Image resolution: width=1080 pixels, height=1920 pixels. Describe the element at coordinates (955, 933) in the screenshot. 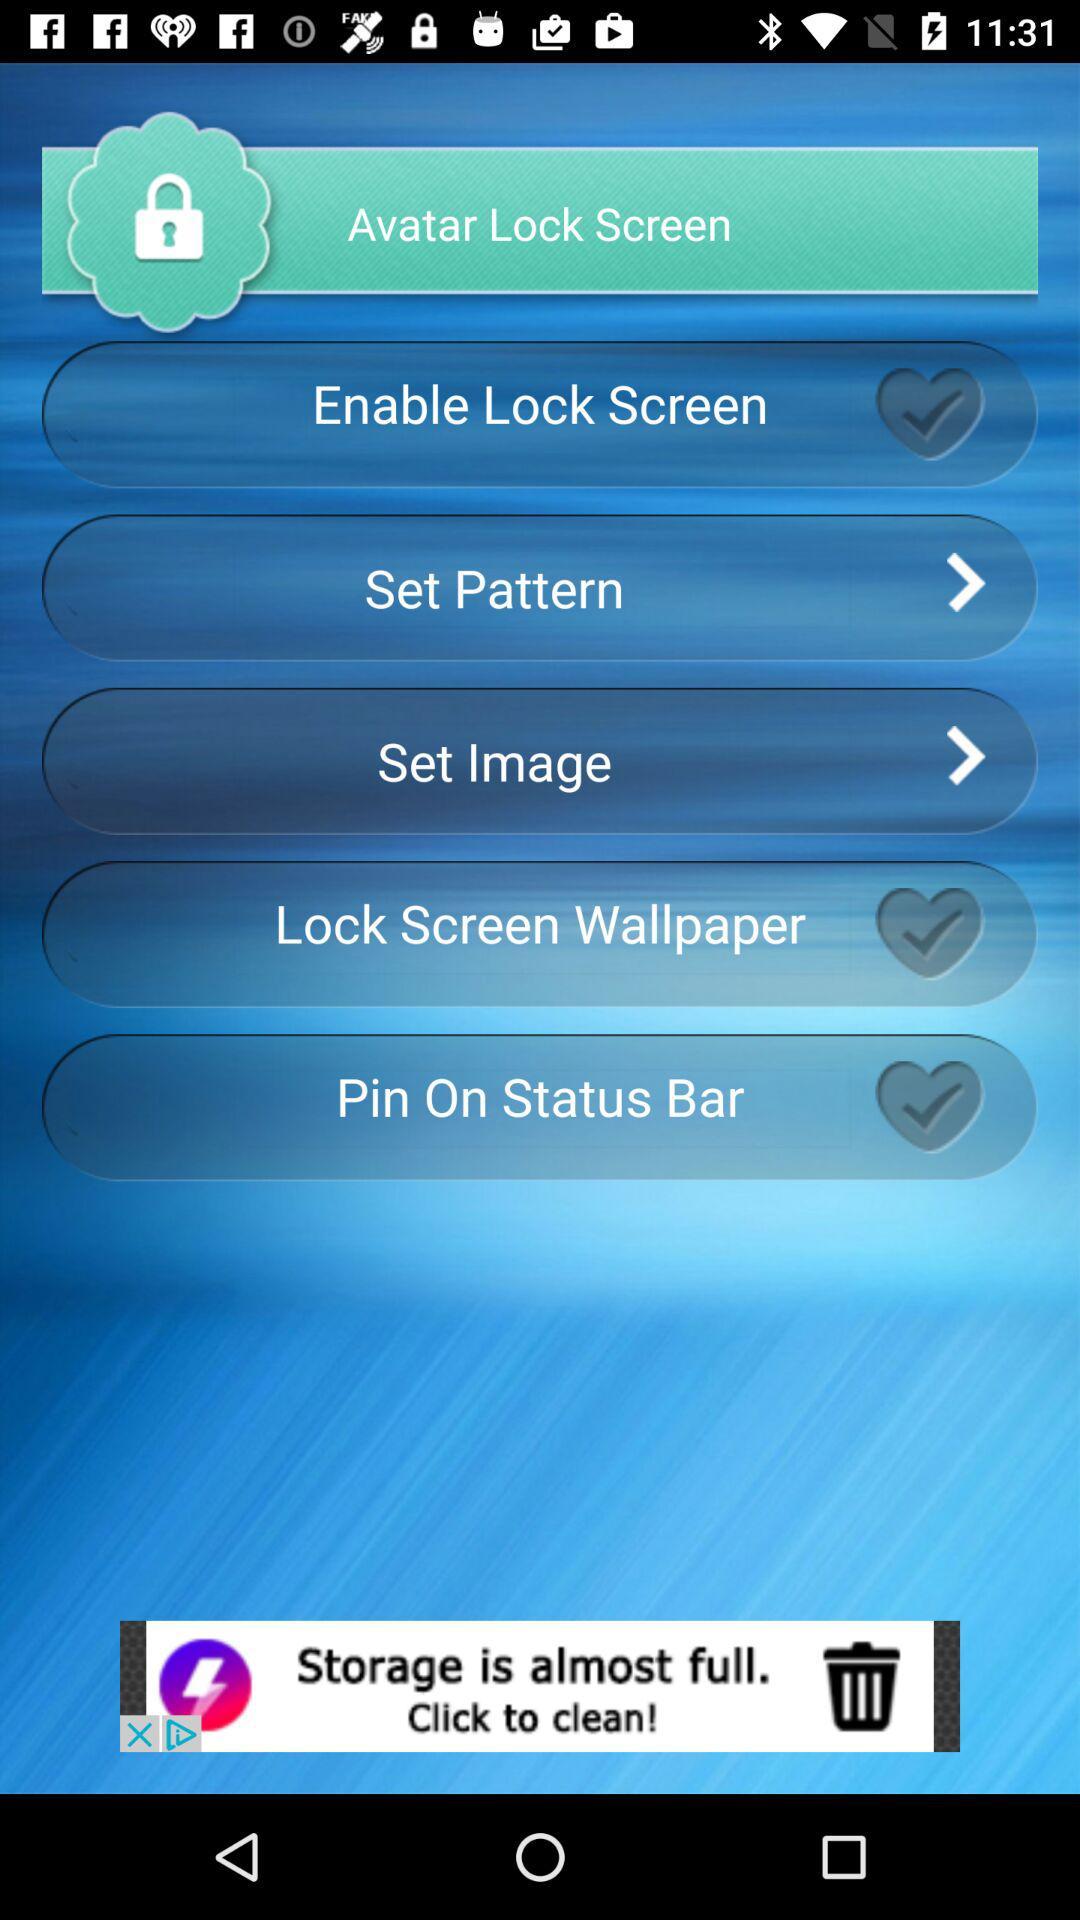

I see `lock screen wallpaper option` at that location.